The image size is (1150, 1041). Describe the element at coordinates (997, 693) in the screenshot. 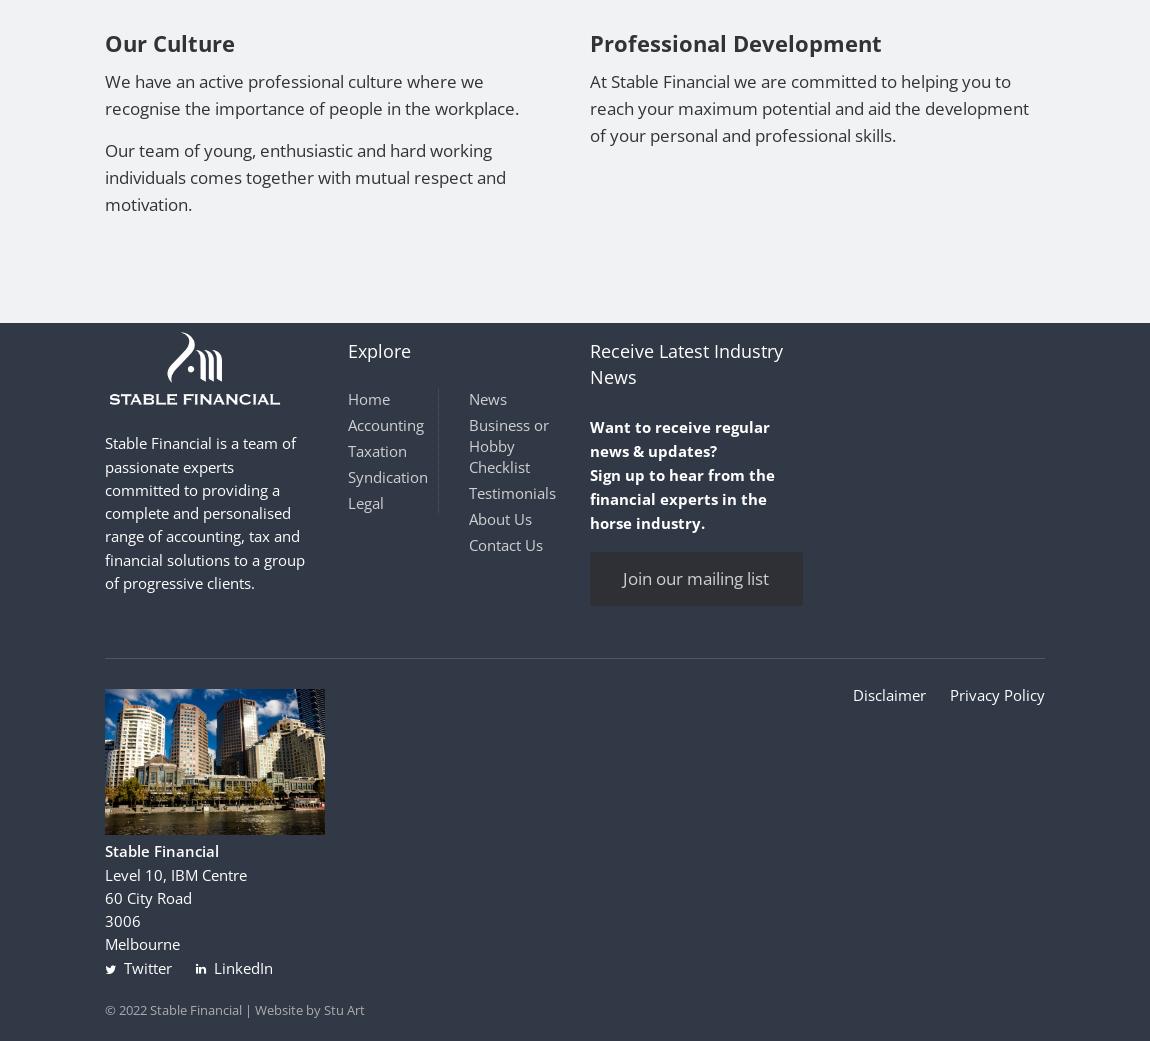

I see `'Privacy Policy'` at that location.